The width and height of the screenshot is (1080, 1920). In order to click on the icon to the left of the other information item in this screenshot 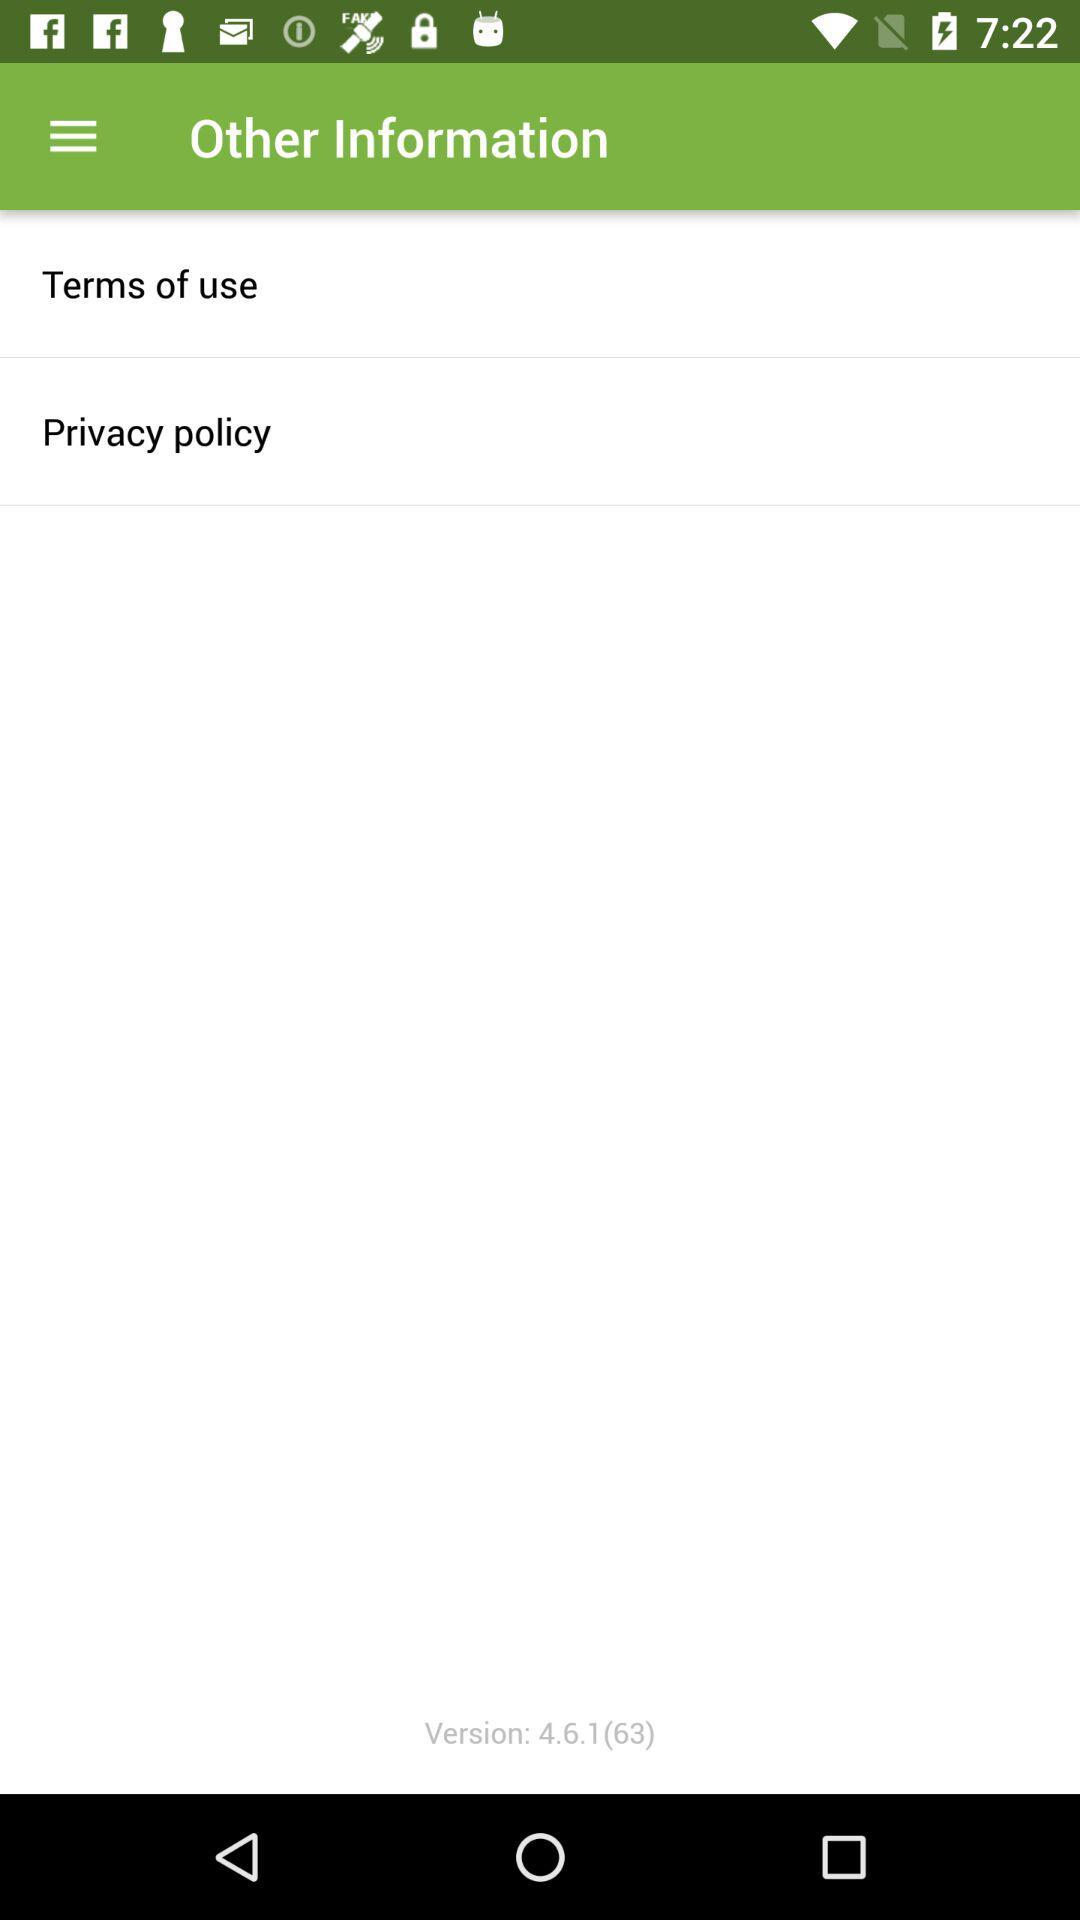, I will do `click(72, 135)`.